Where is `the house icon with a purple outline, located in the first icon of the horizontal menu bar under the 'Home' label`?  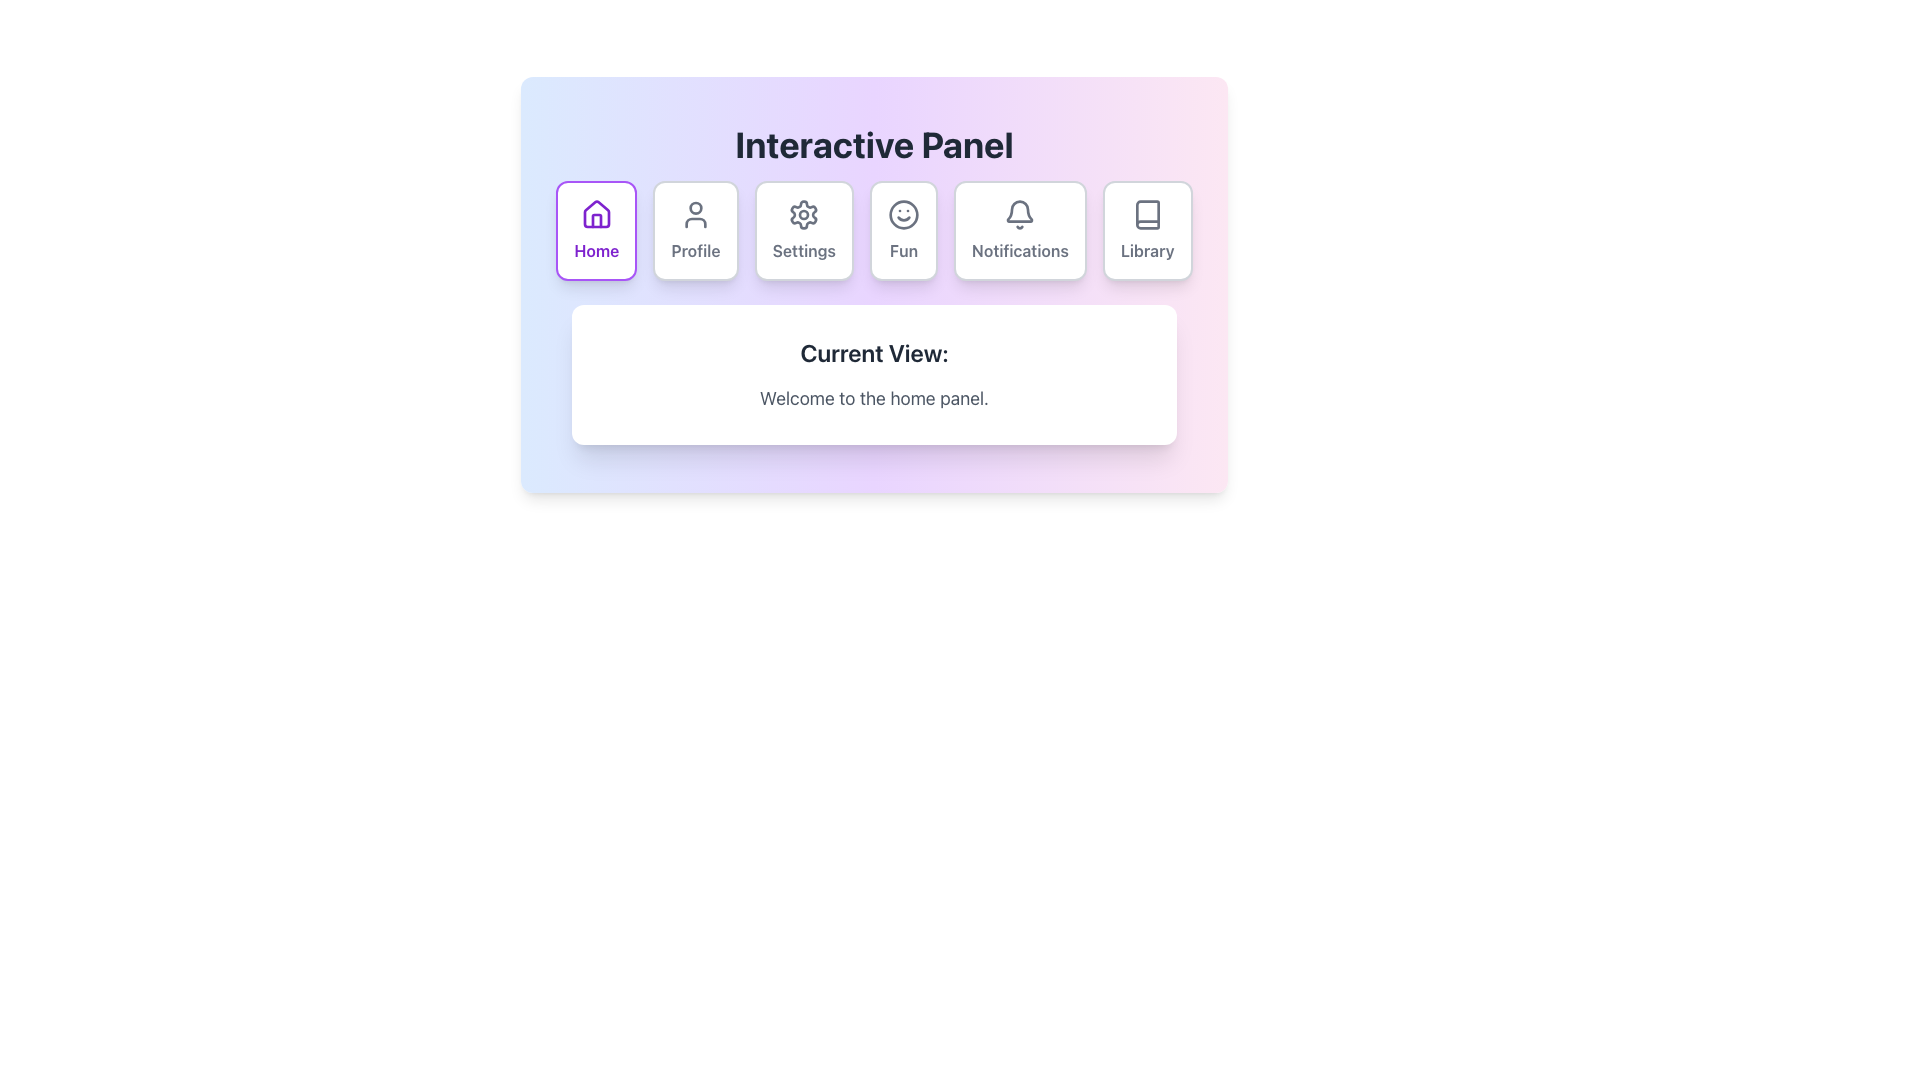 the house icon with a purple outline, located in the first icon of the horizontal menu bar under the 'Home' label is located at coordinates (595, 214).